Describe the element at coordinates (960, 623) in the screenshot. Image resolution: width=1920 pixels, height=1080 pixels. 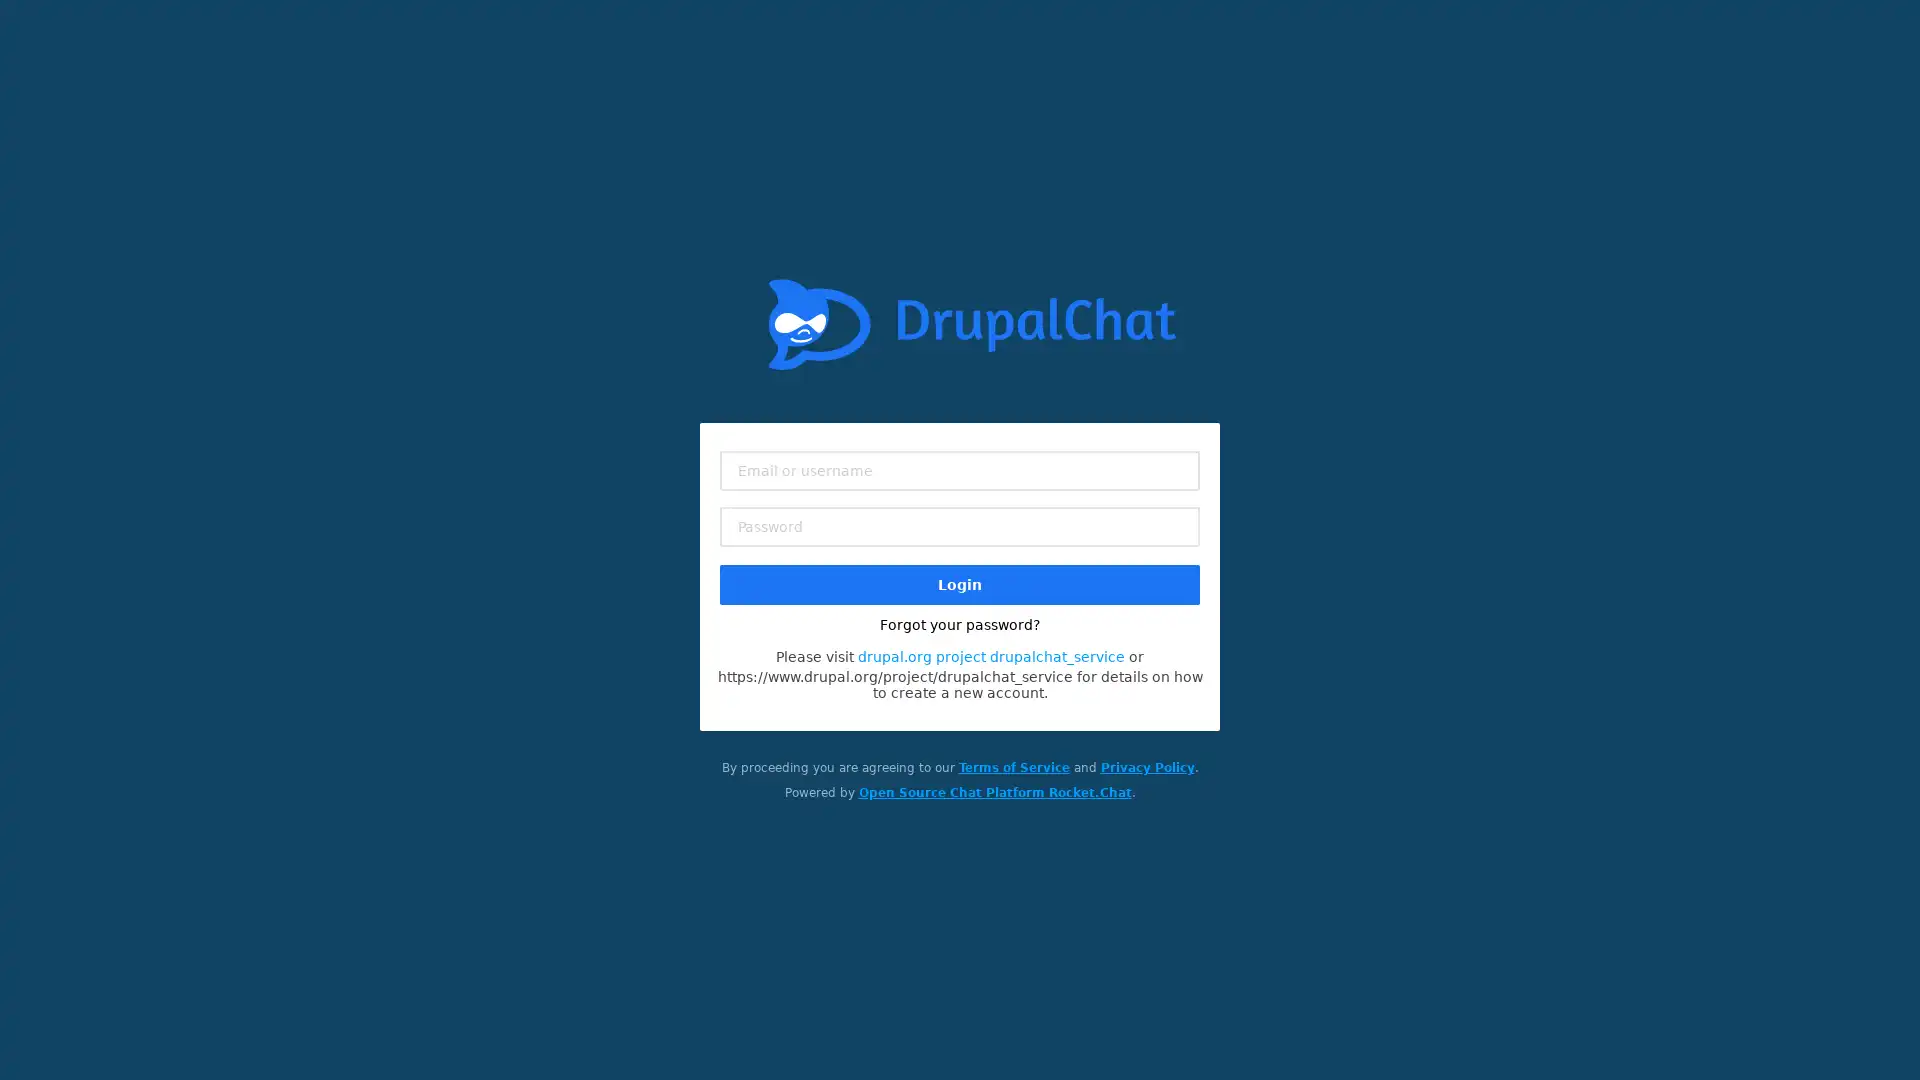
I see `Forgot your password?` at that location.